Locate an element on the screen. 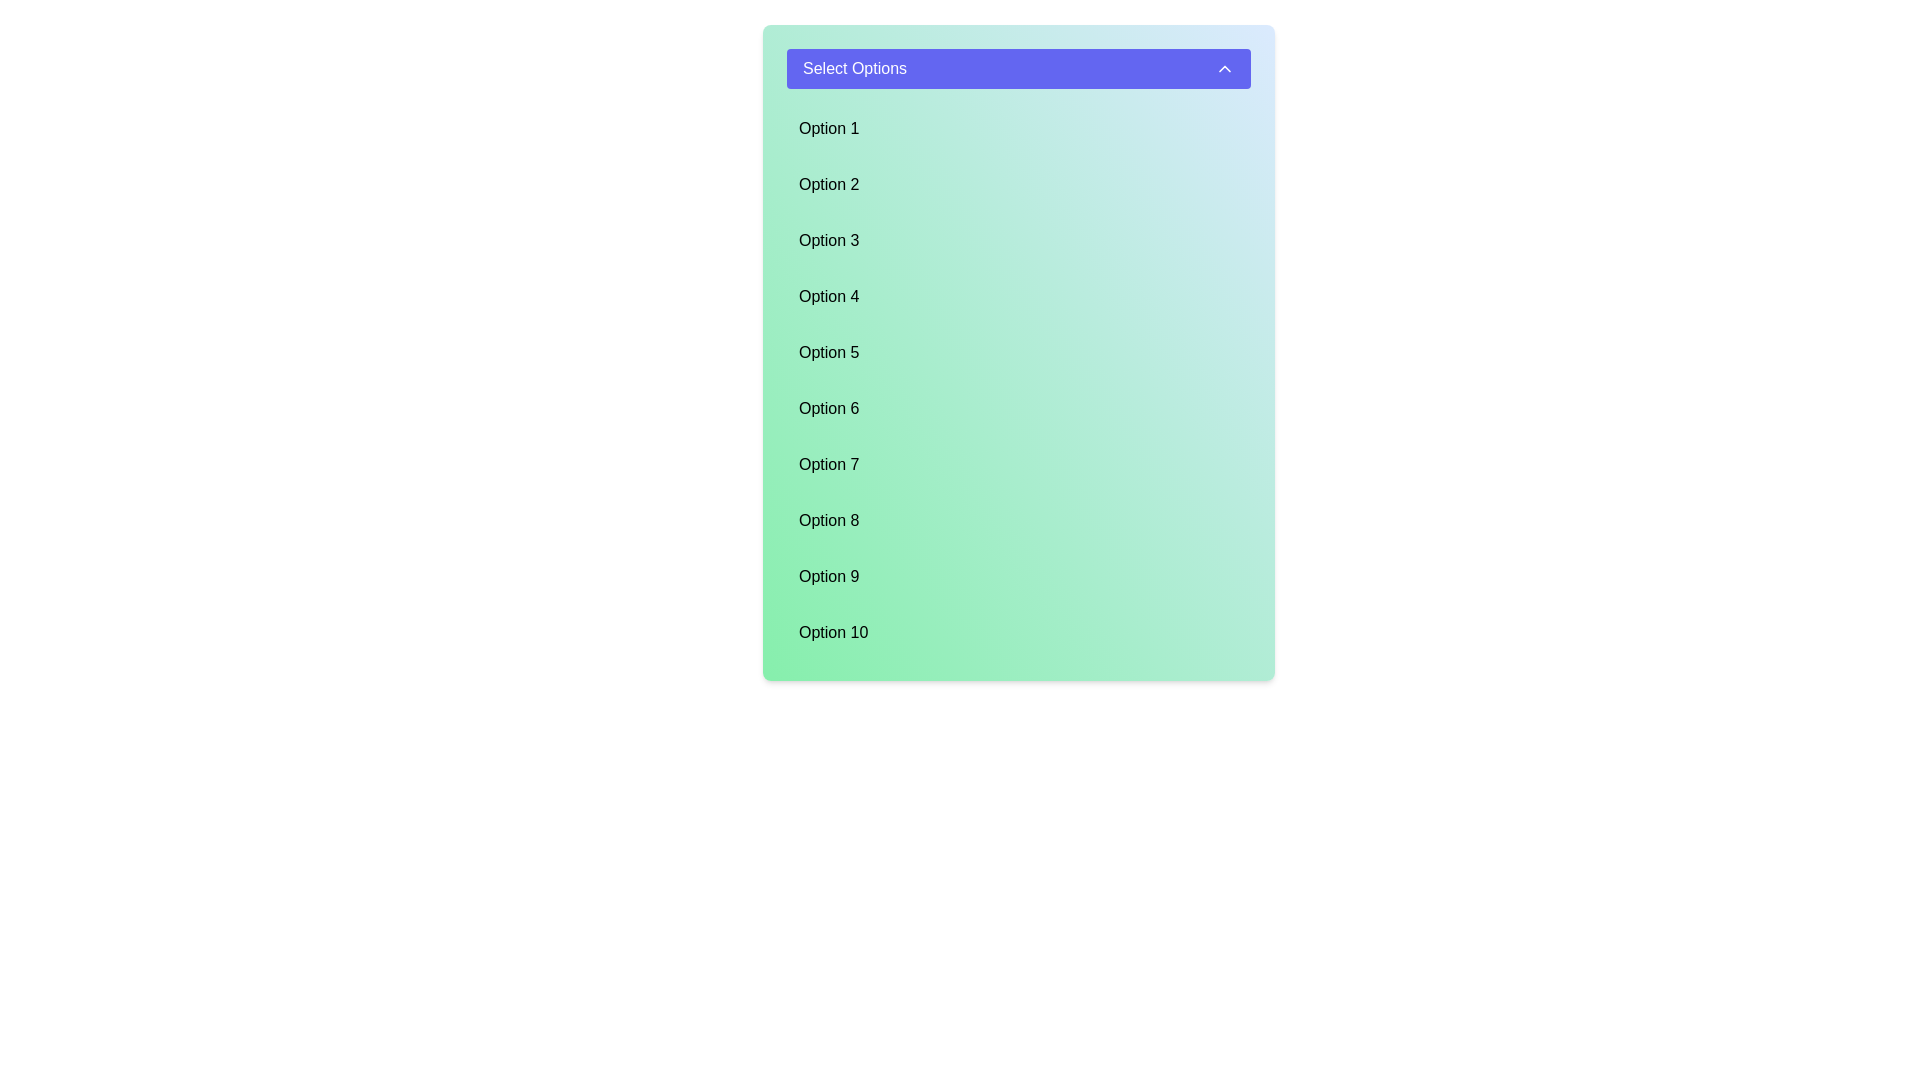  the toggle icon is located at coordinates (1223, 68).